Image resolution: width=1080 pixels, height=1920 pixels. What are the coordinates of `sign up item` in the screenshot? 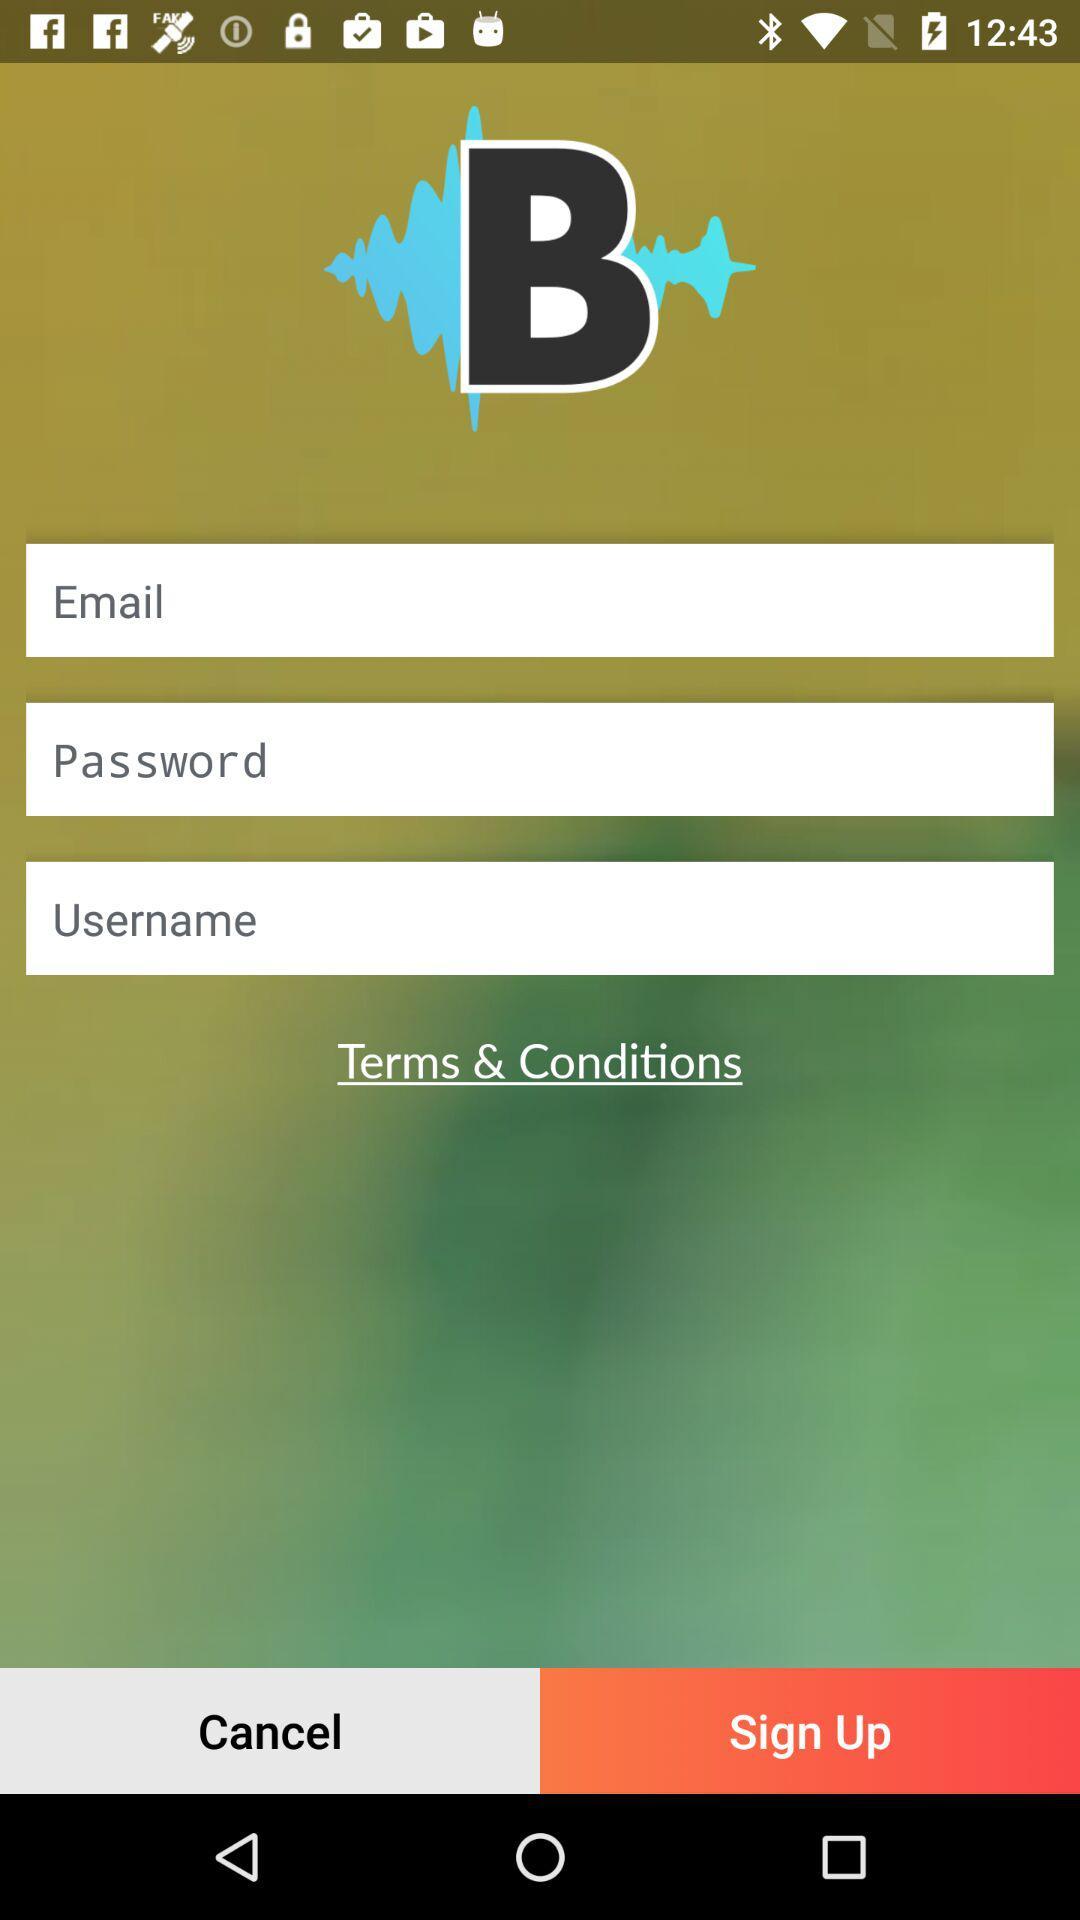 It's located at (810, 1730).